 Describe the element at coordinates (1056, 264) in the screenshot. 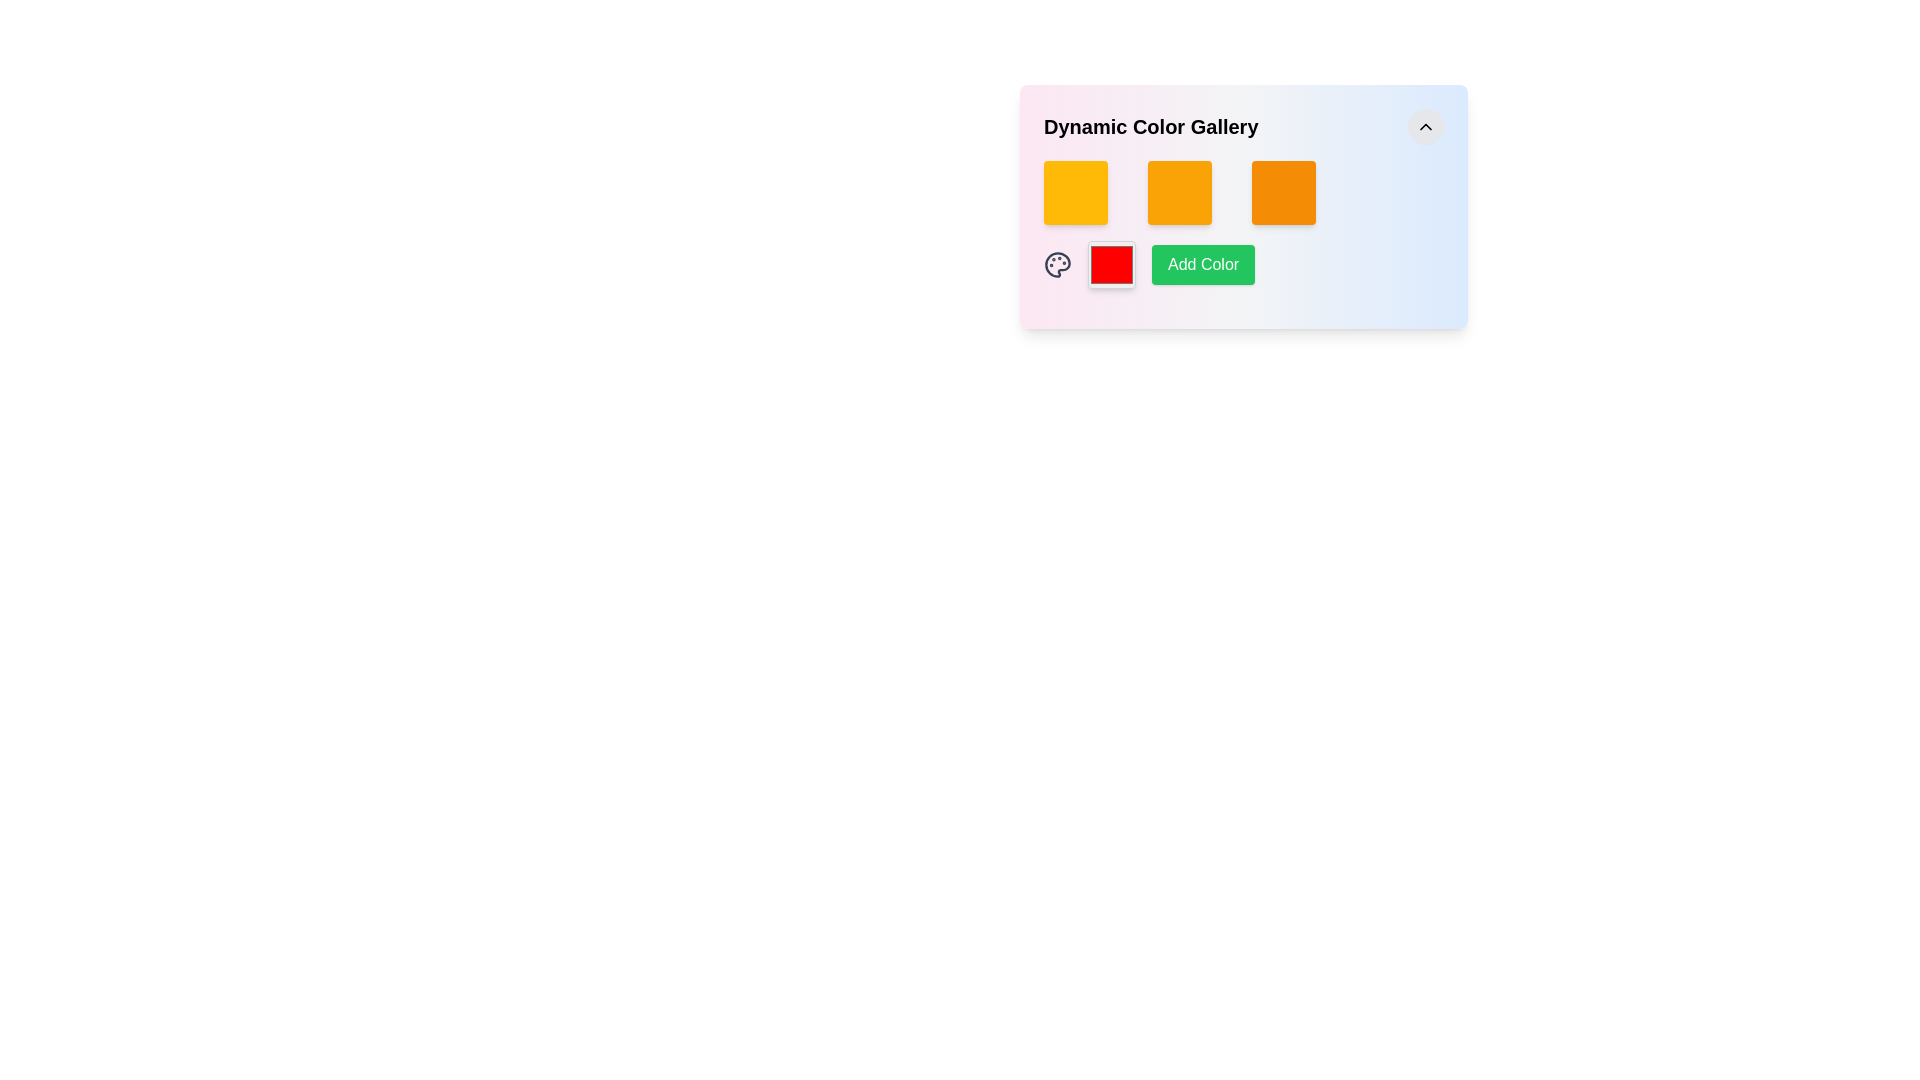

I see `the color palette icon located at the bottom left of the 'Dynamic Color Gallery' card, adjacent to the color squares and left of the 'Add Color' button` at that location.